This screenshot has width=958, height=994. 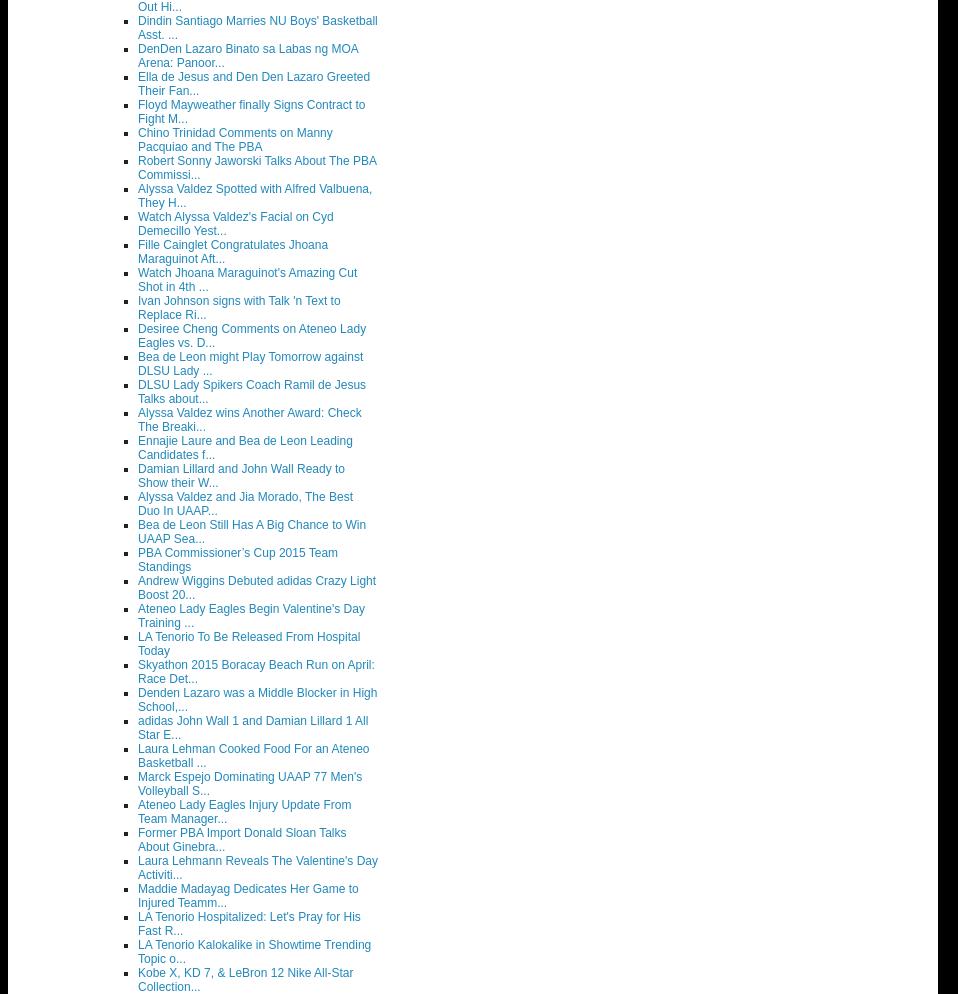 I want to click on 'Ateneo Lady Eagles Begin Valentine's Day Training ...', so click(x=250, y=614).